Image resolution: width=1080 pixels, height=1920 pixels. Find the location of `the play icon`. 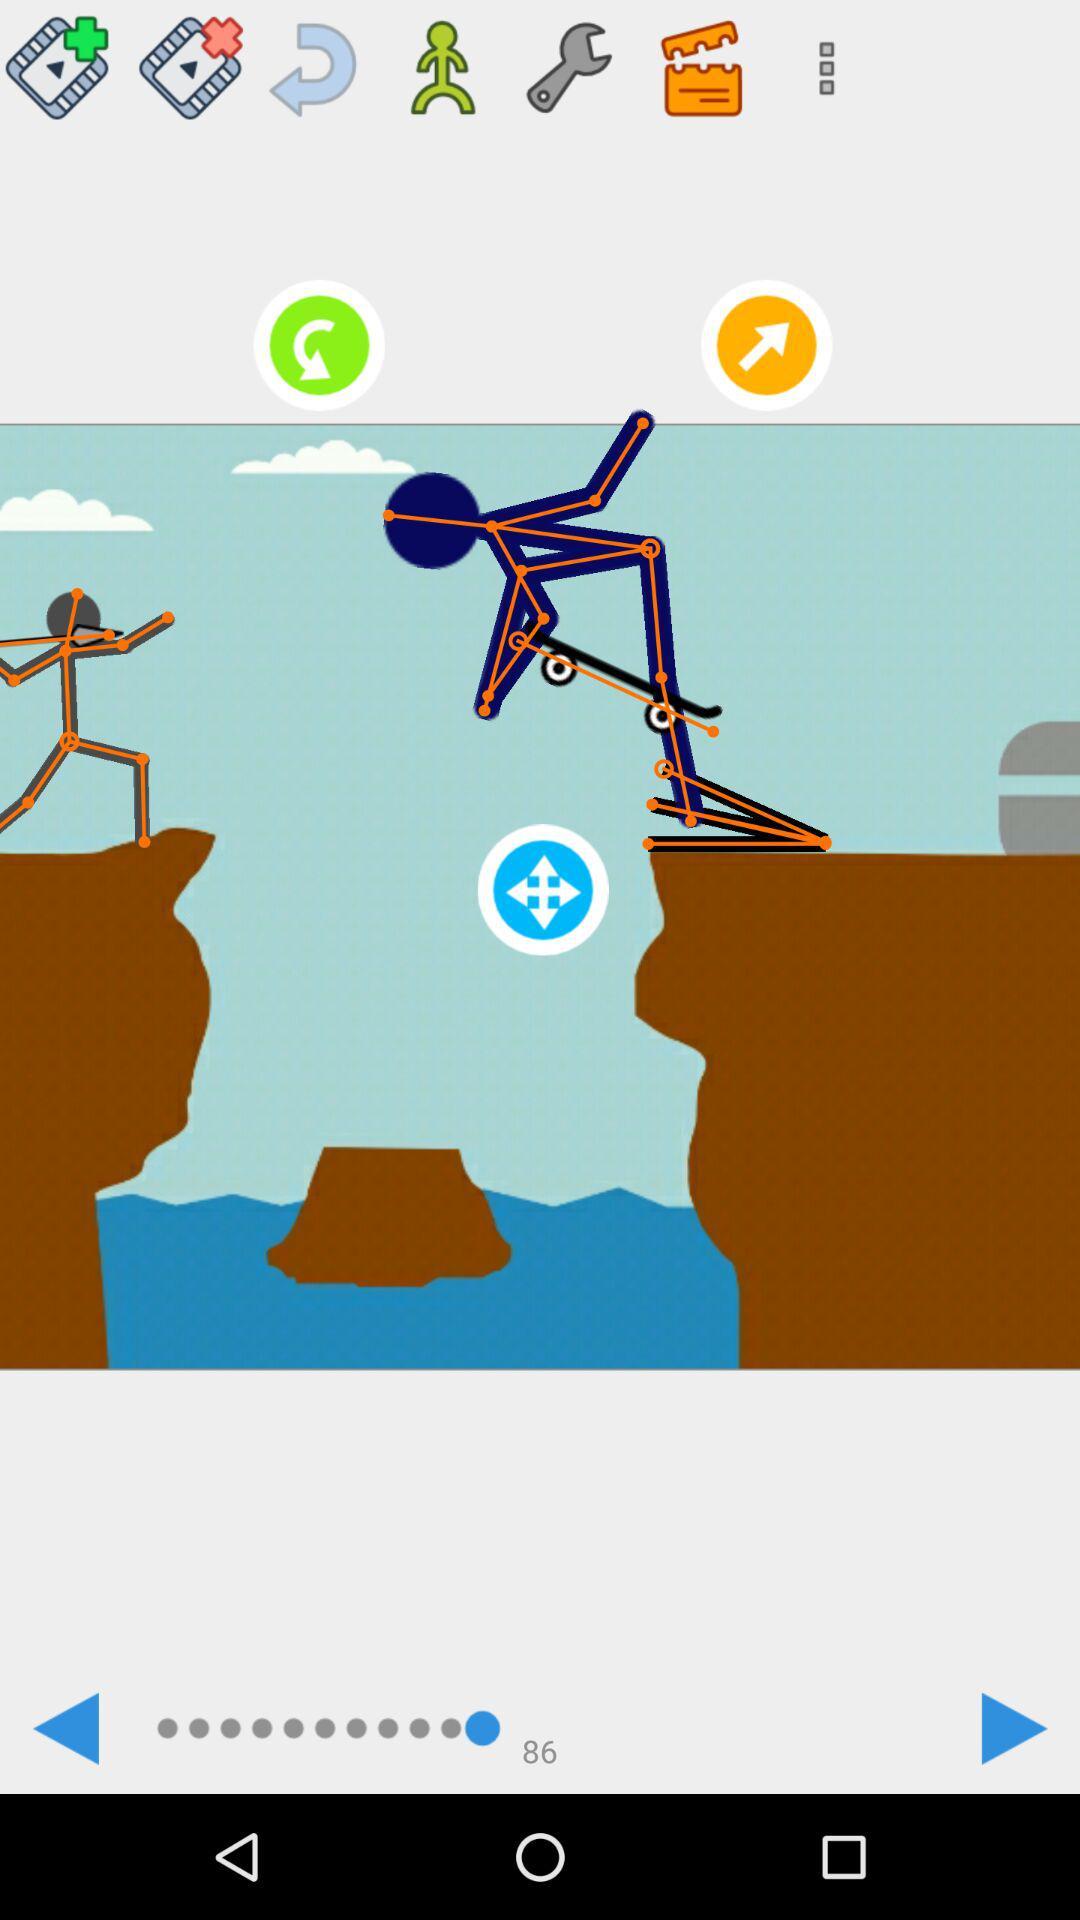

the play icon is located at coordinates (1014, 1727).